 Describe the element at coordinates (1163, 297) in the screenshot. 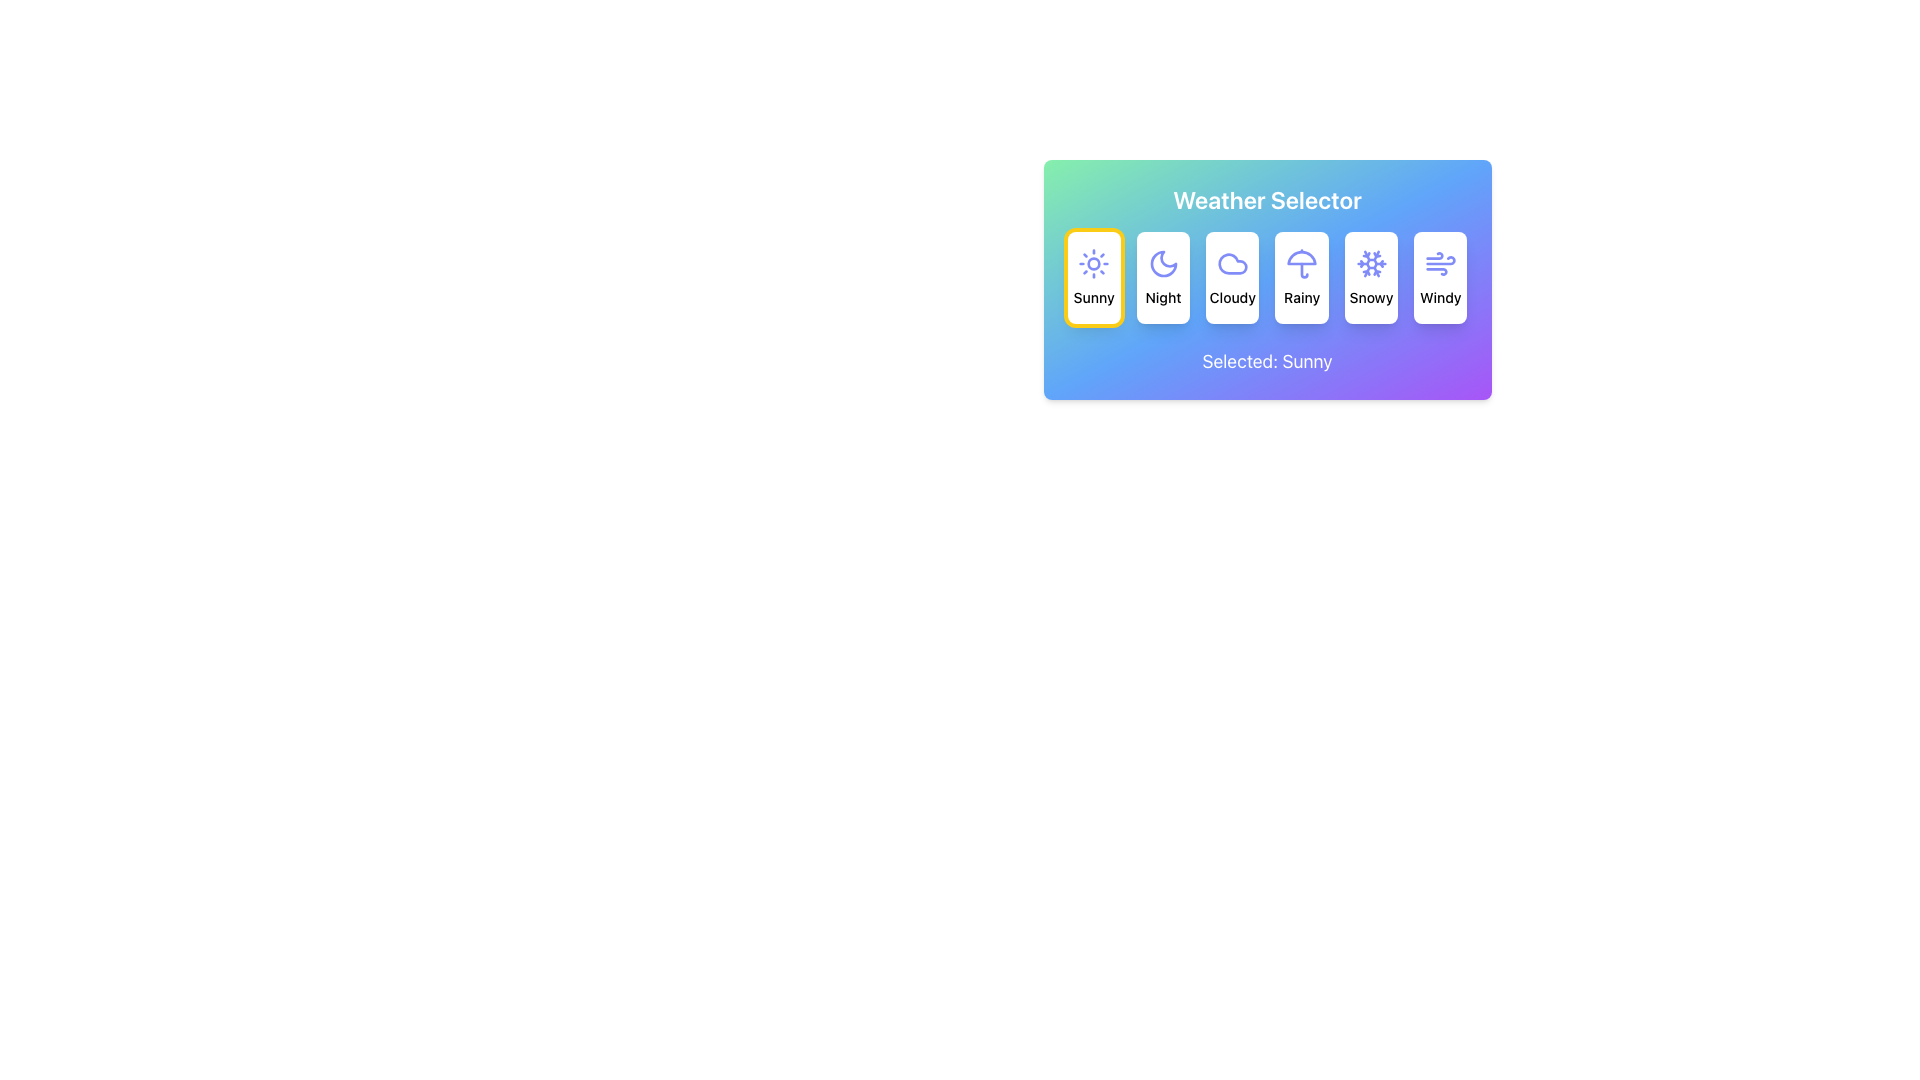

I see `text label 'Night' located in the second card from the left in the weather selector interface, positioned directly below the moon icon` at that location.